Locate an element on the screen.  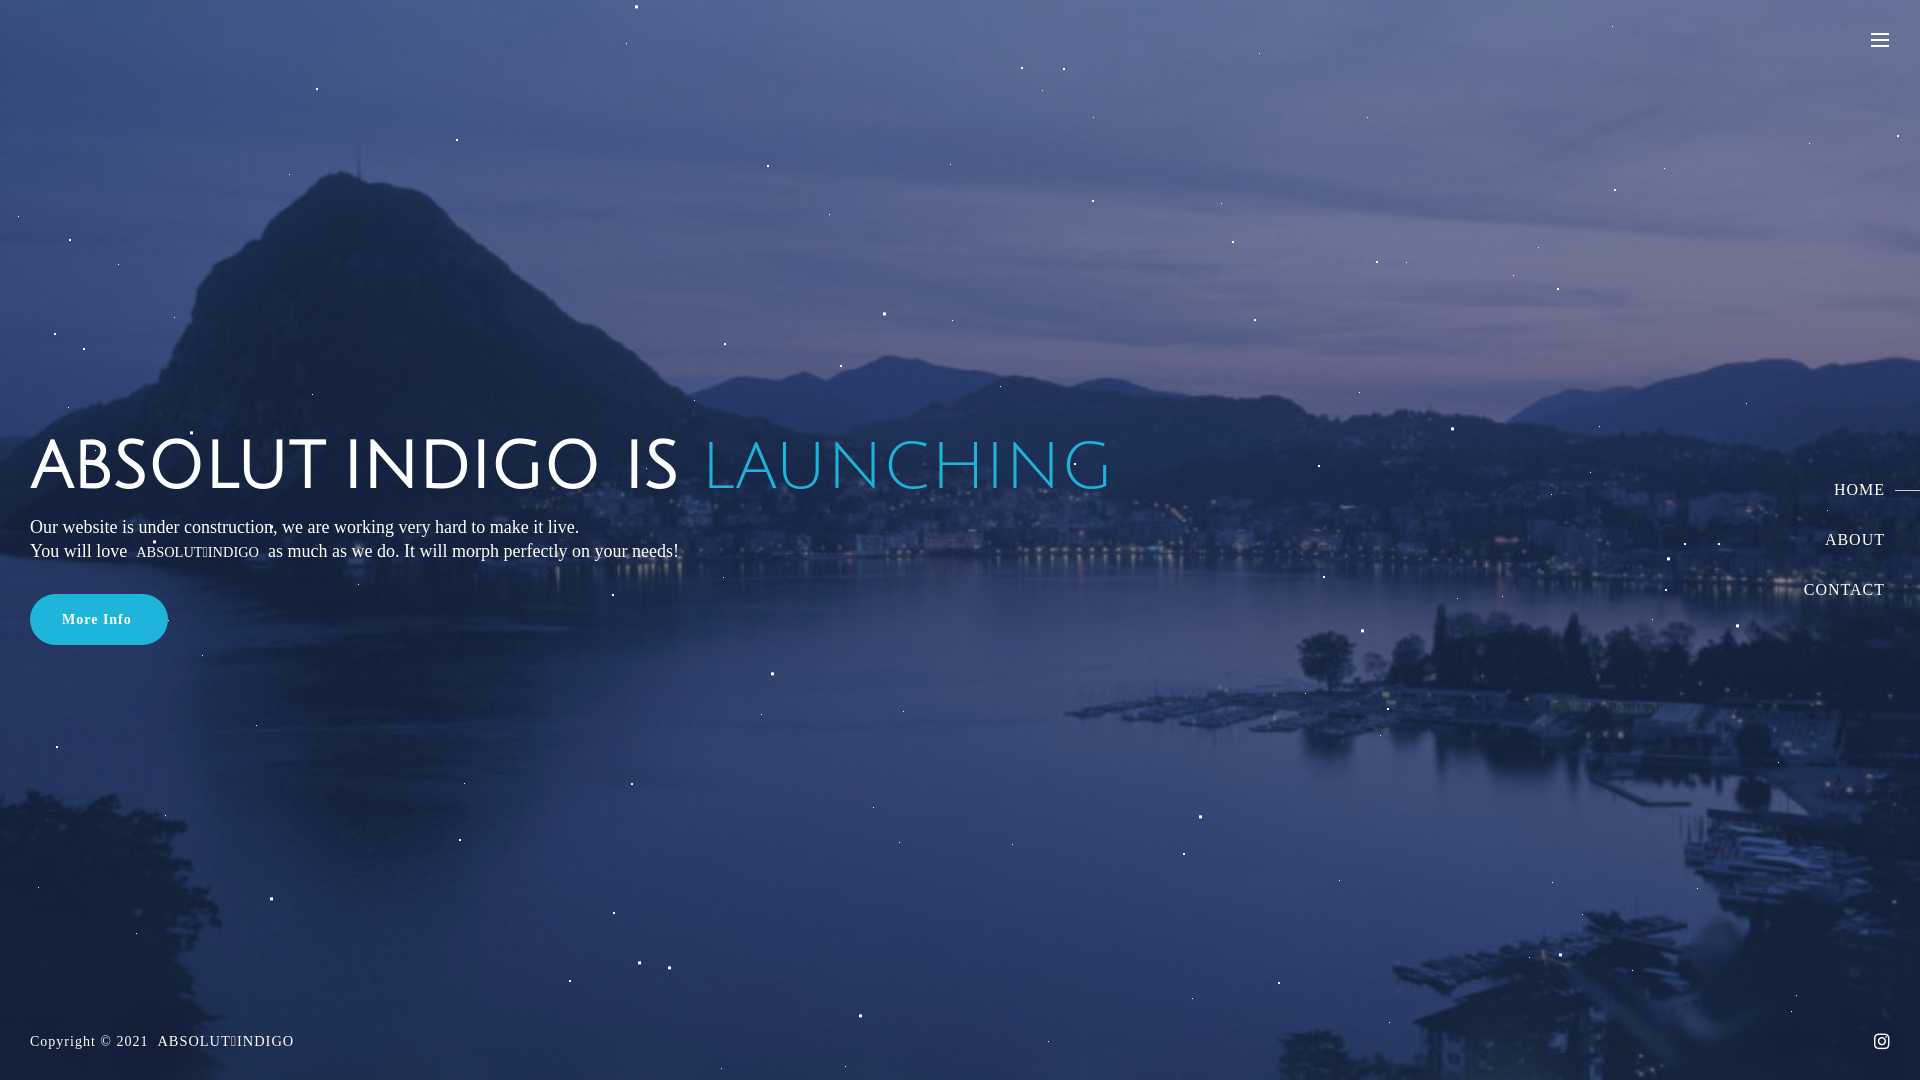
'ABOUT' is located at coordinates (1843, 540).